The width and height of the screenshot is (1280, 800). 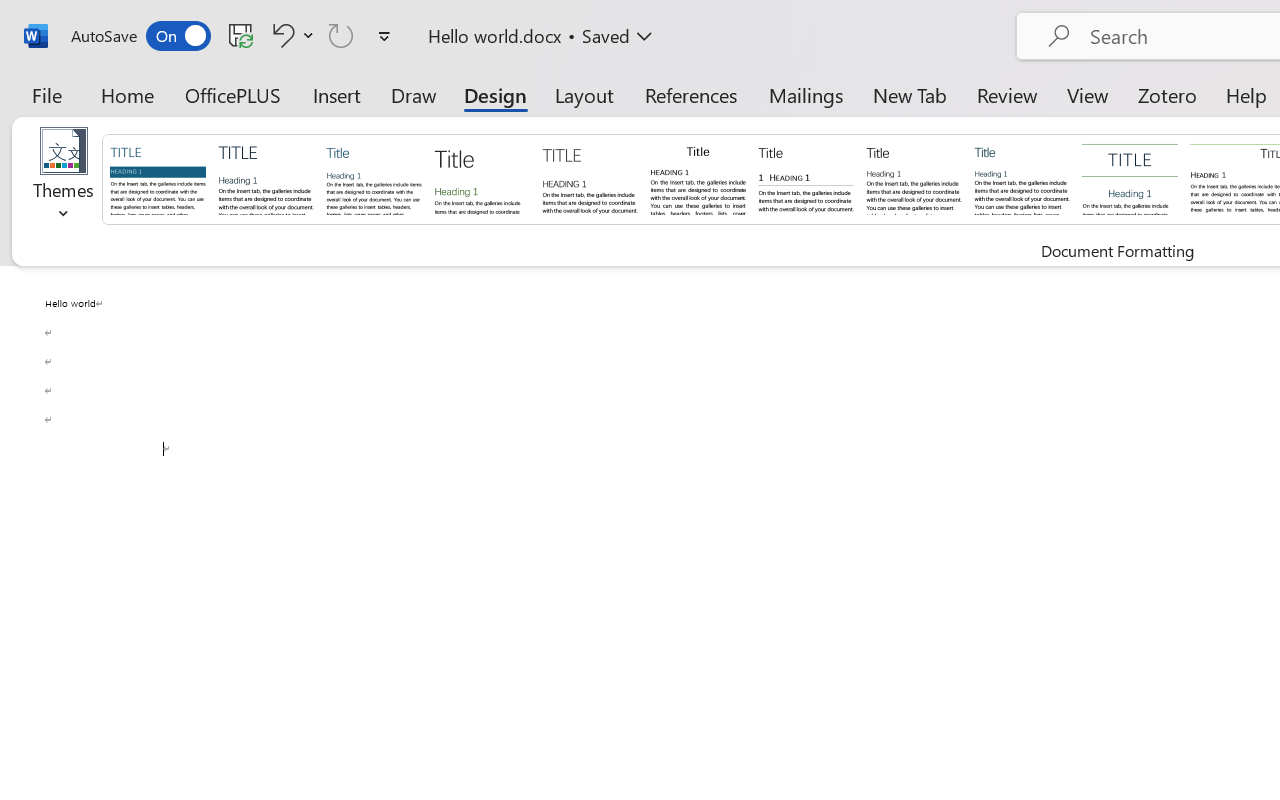 What do you see at coordinates (1007, 94) in the screenshot?
I see `'Review'` at bounding box center [1007, 94].